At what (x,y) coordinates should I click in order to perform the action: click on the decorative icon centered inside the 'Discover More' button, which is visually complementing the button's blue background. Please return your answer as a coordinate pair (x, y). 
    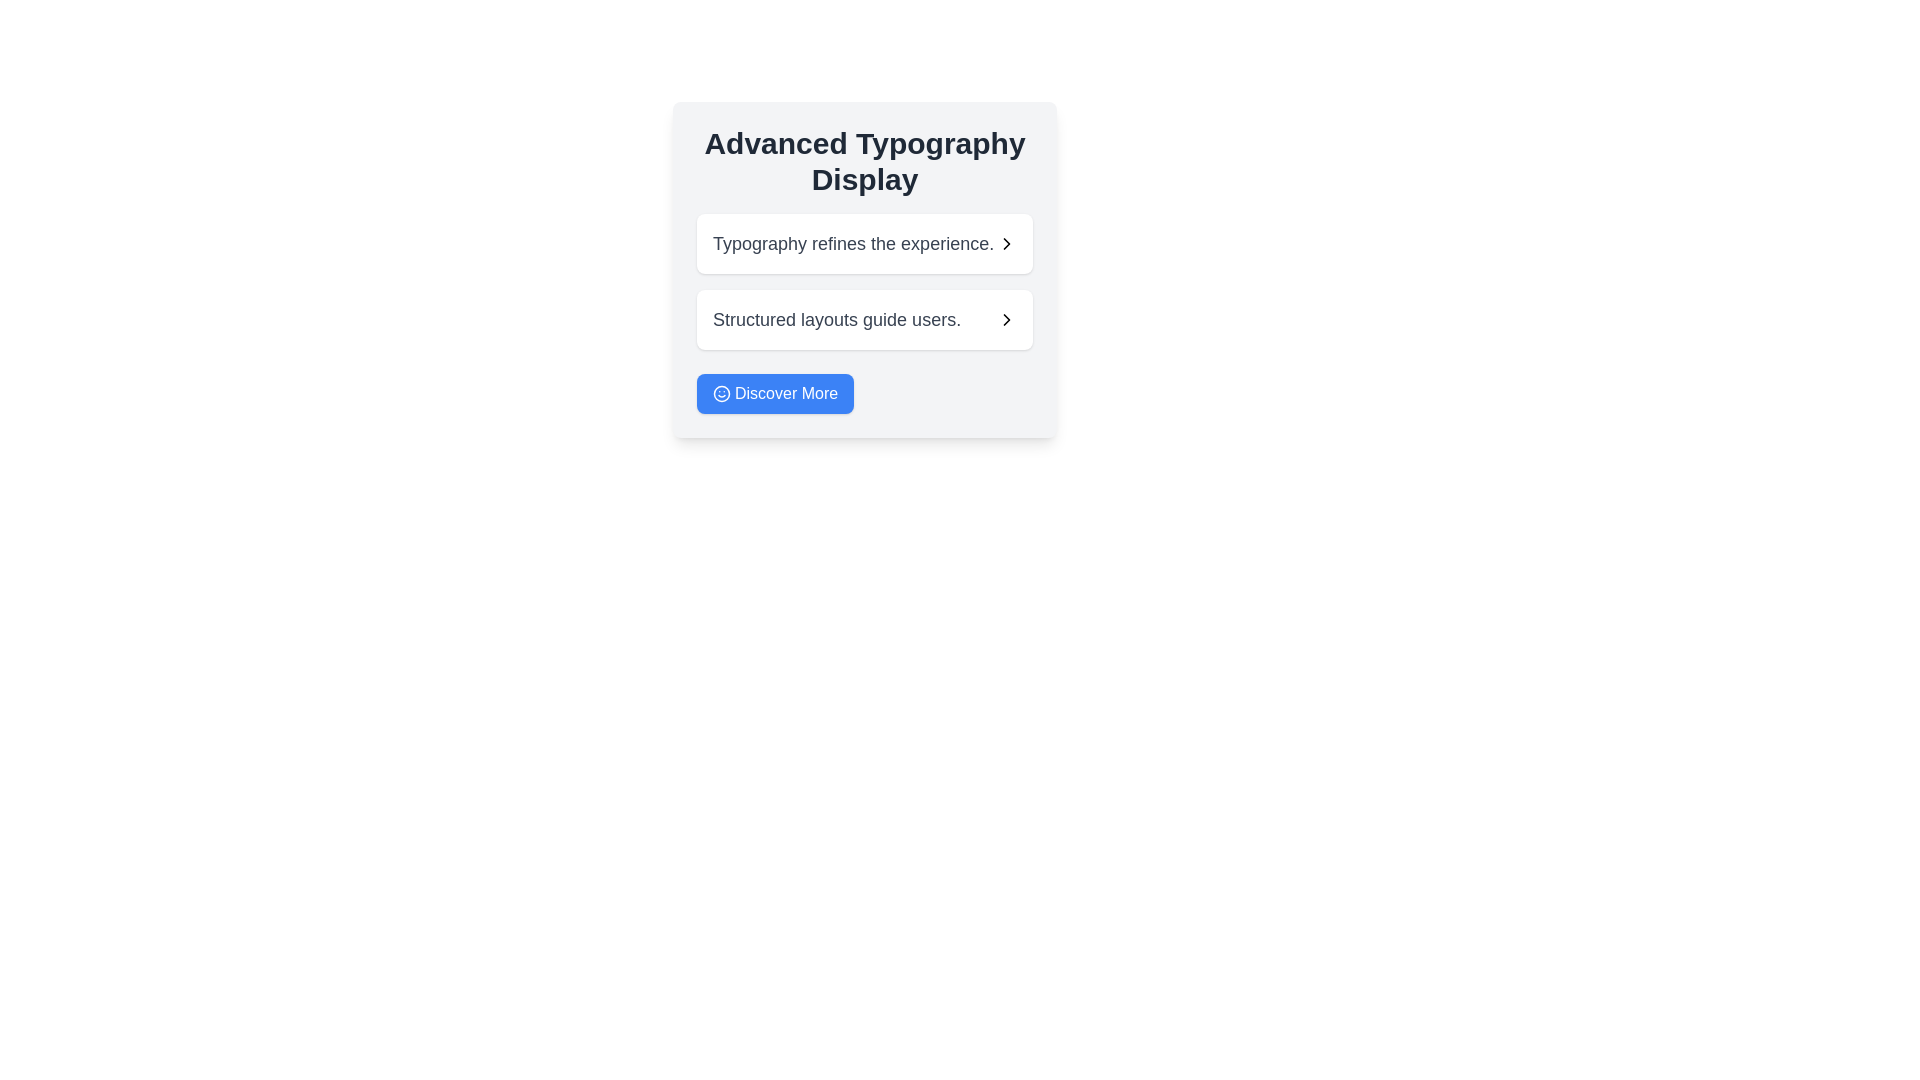
    Looking at the image, I should click on (720, 393).